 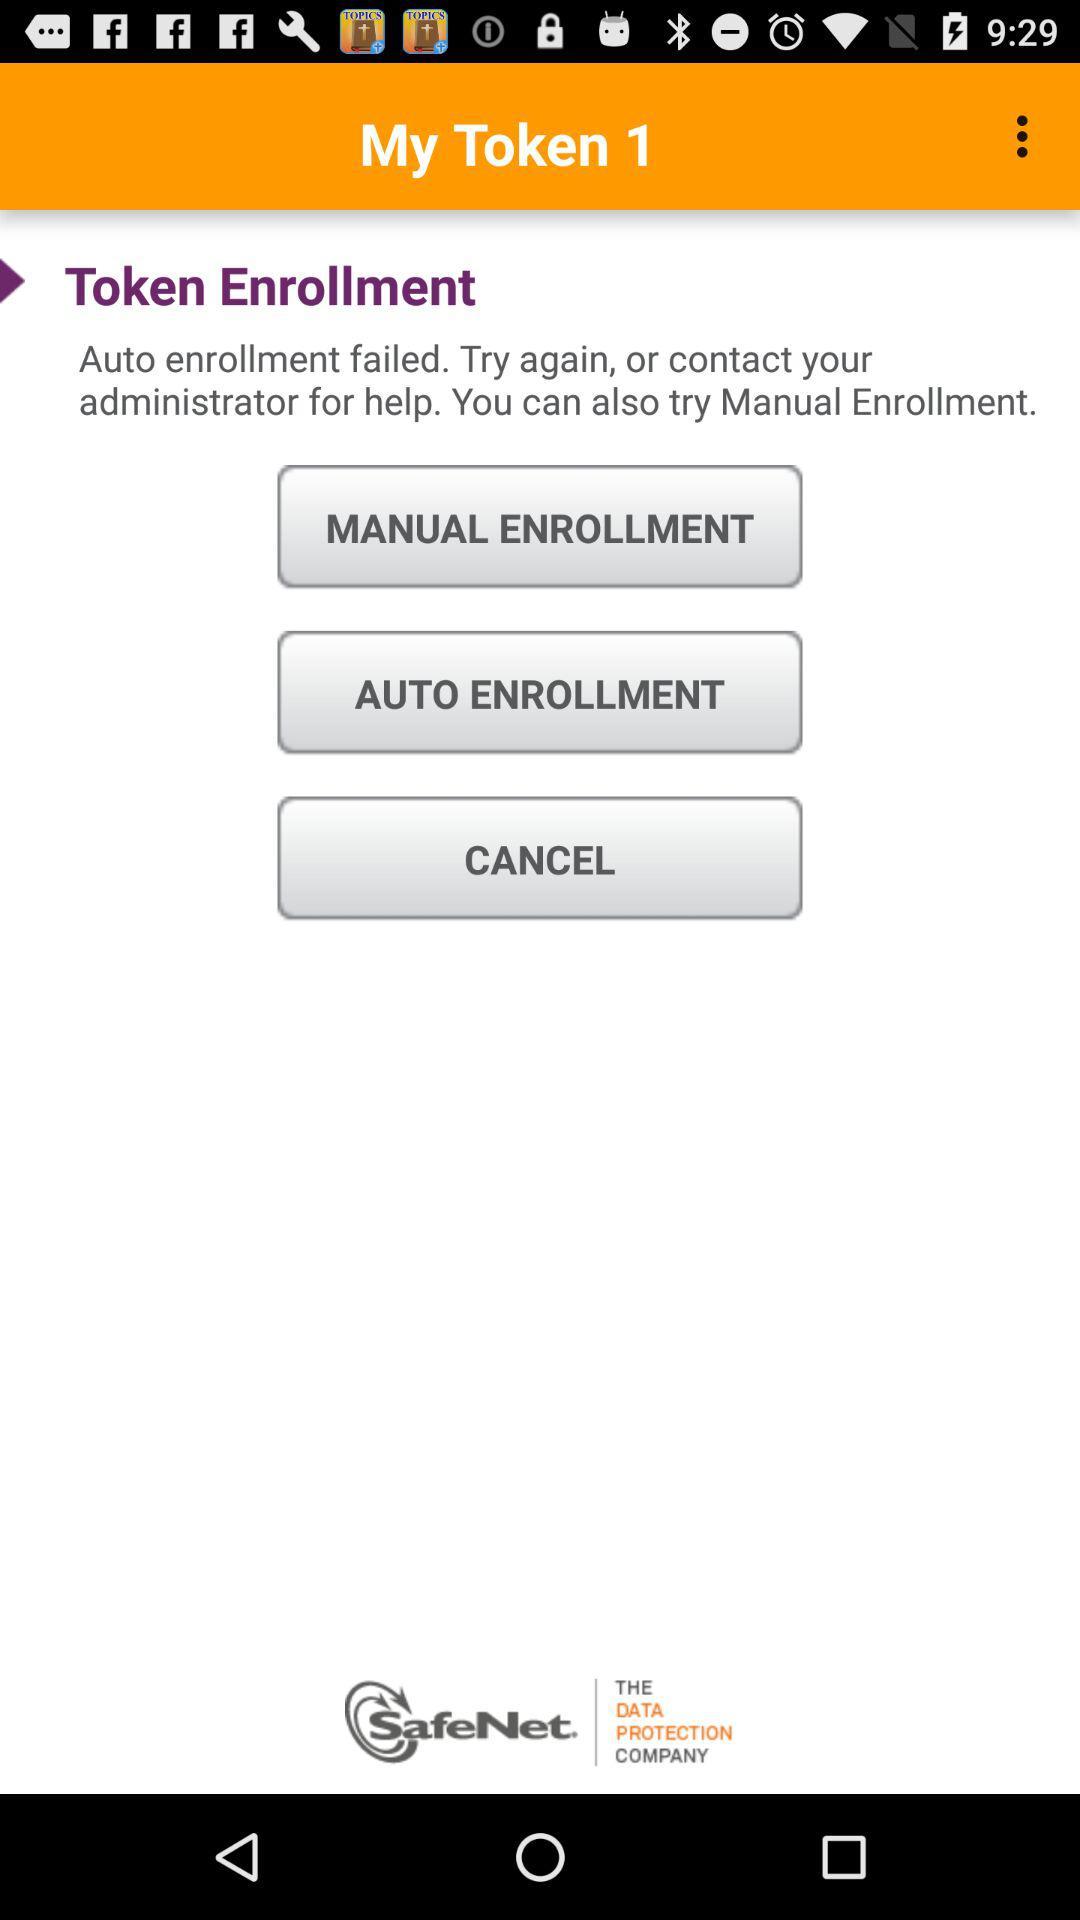 What do you see at coordinates (1027, 135) in the screenshot?
I see `the icon next to the my token 1` at bounding box center [1027, 135].